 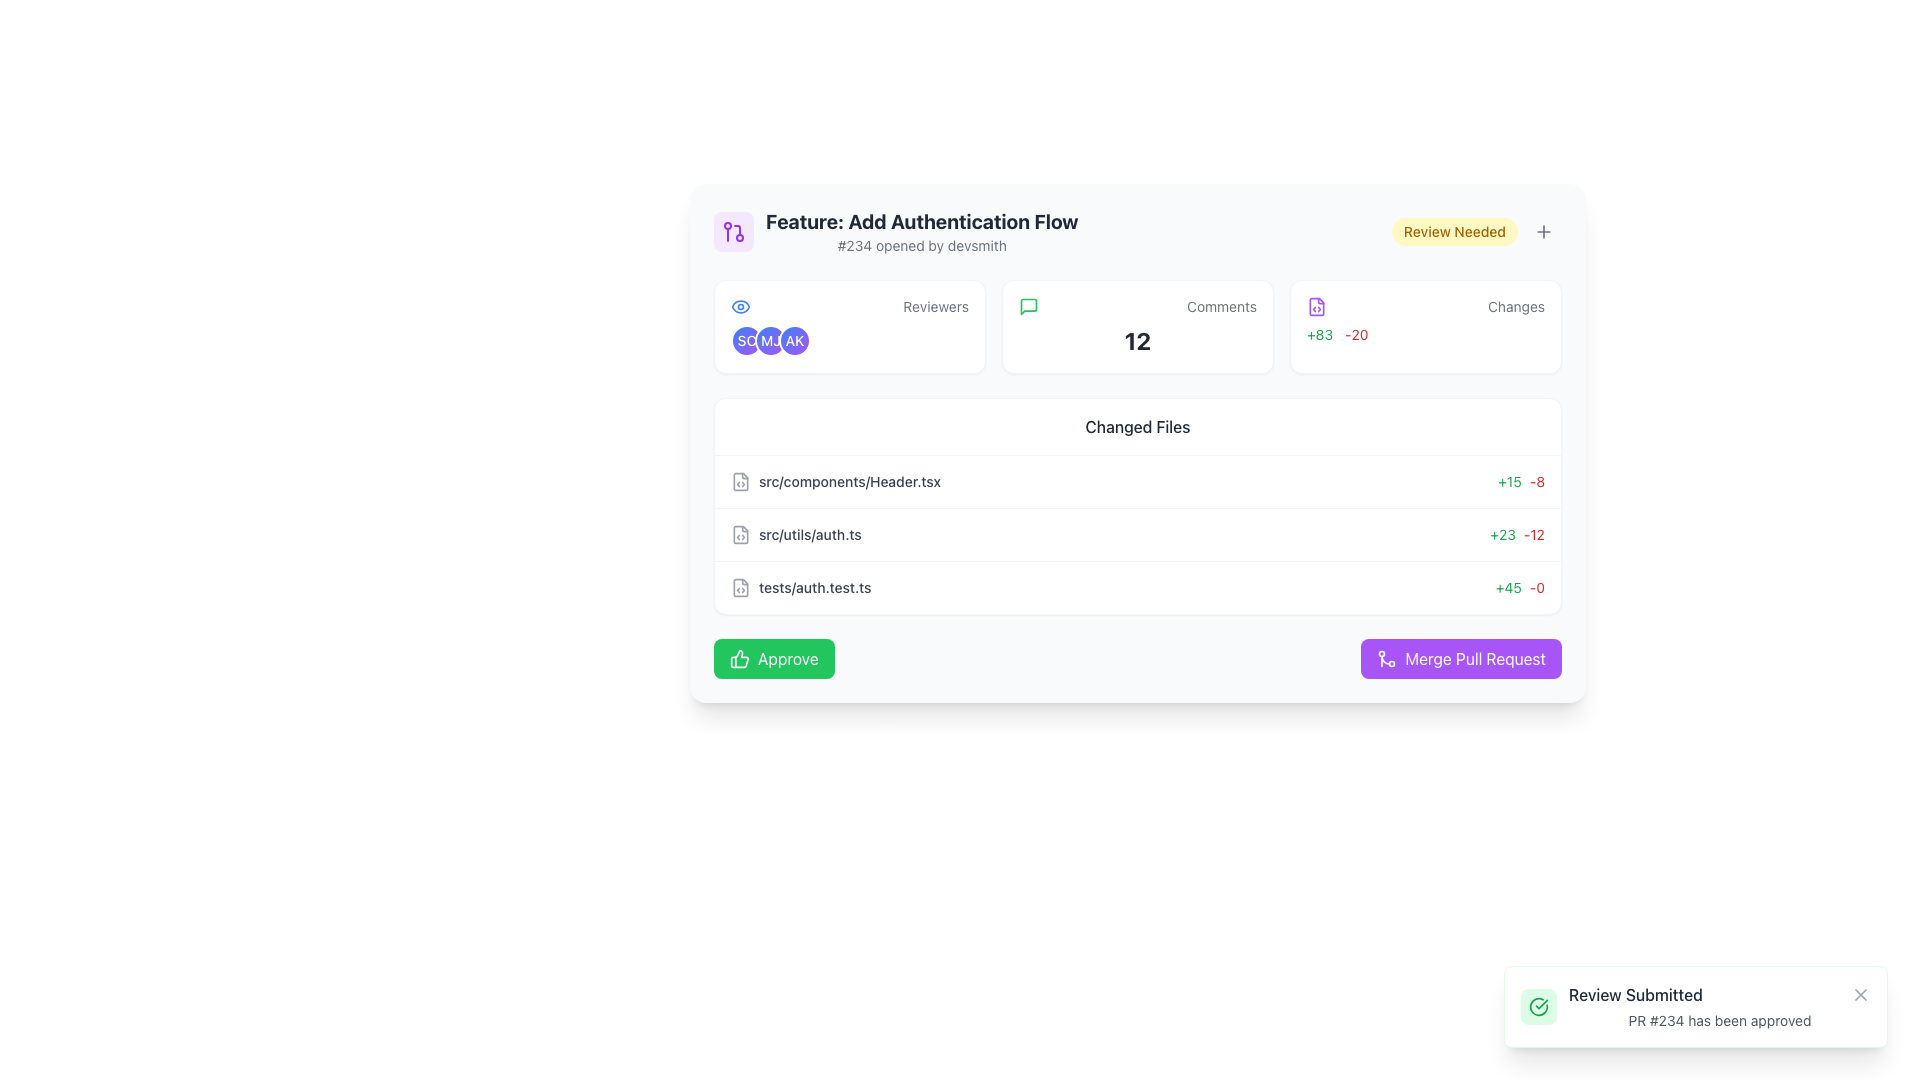 What do you see at coordinates (1635, 995) in the screenshot?
I see `the 'Review Submitted' text label, which is styled in medium-weight dark gray font and is located in the notification widget at the bottom-right corner of the interface` at bounding box center [1635, 995].